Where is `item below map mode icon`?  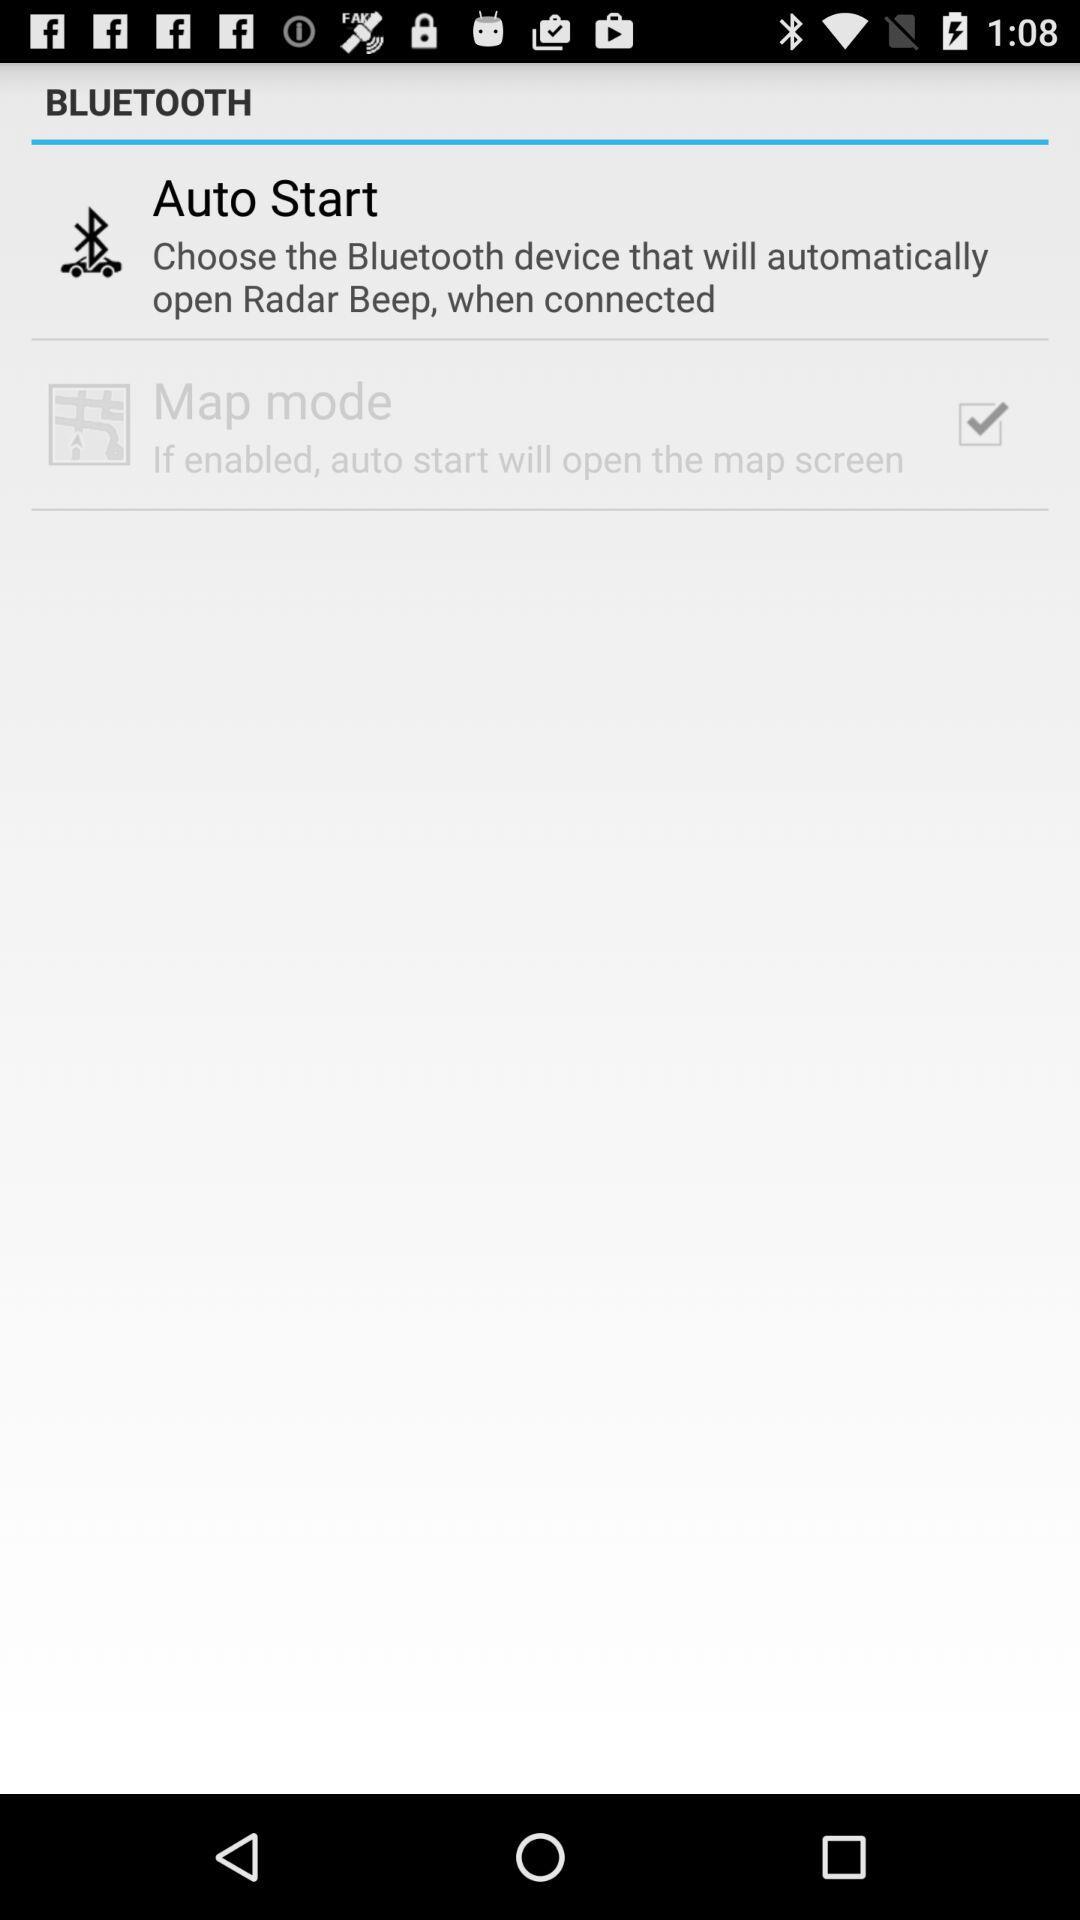 item below map mode icon is located at coordinates (527, 457).